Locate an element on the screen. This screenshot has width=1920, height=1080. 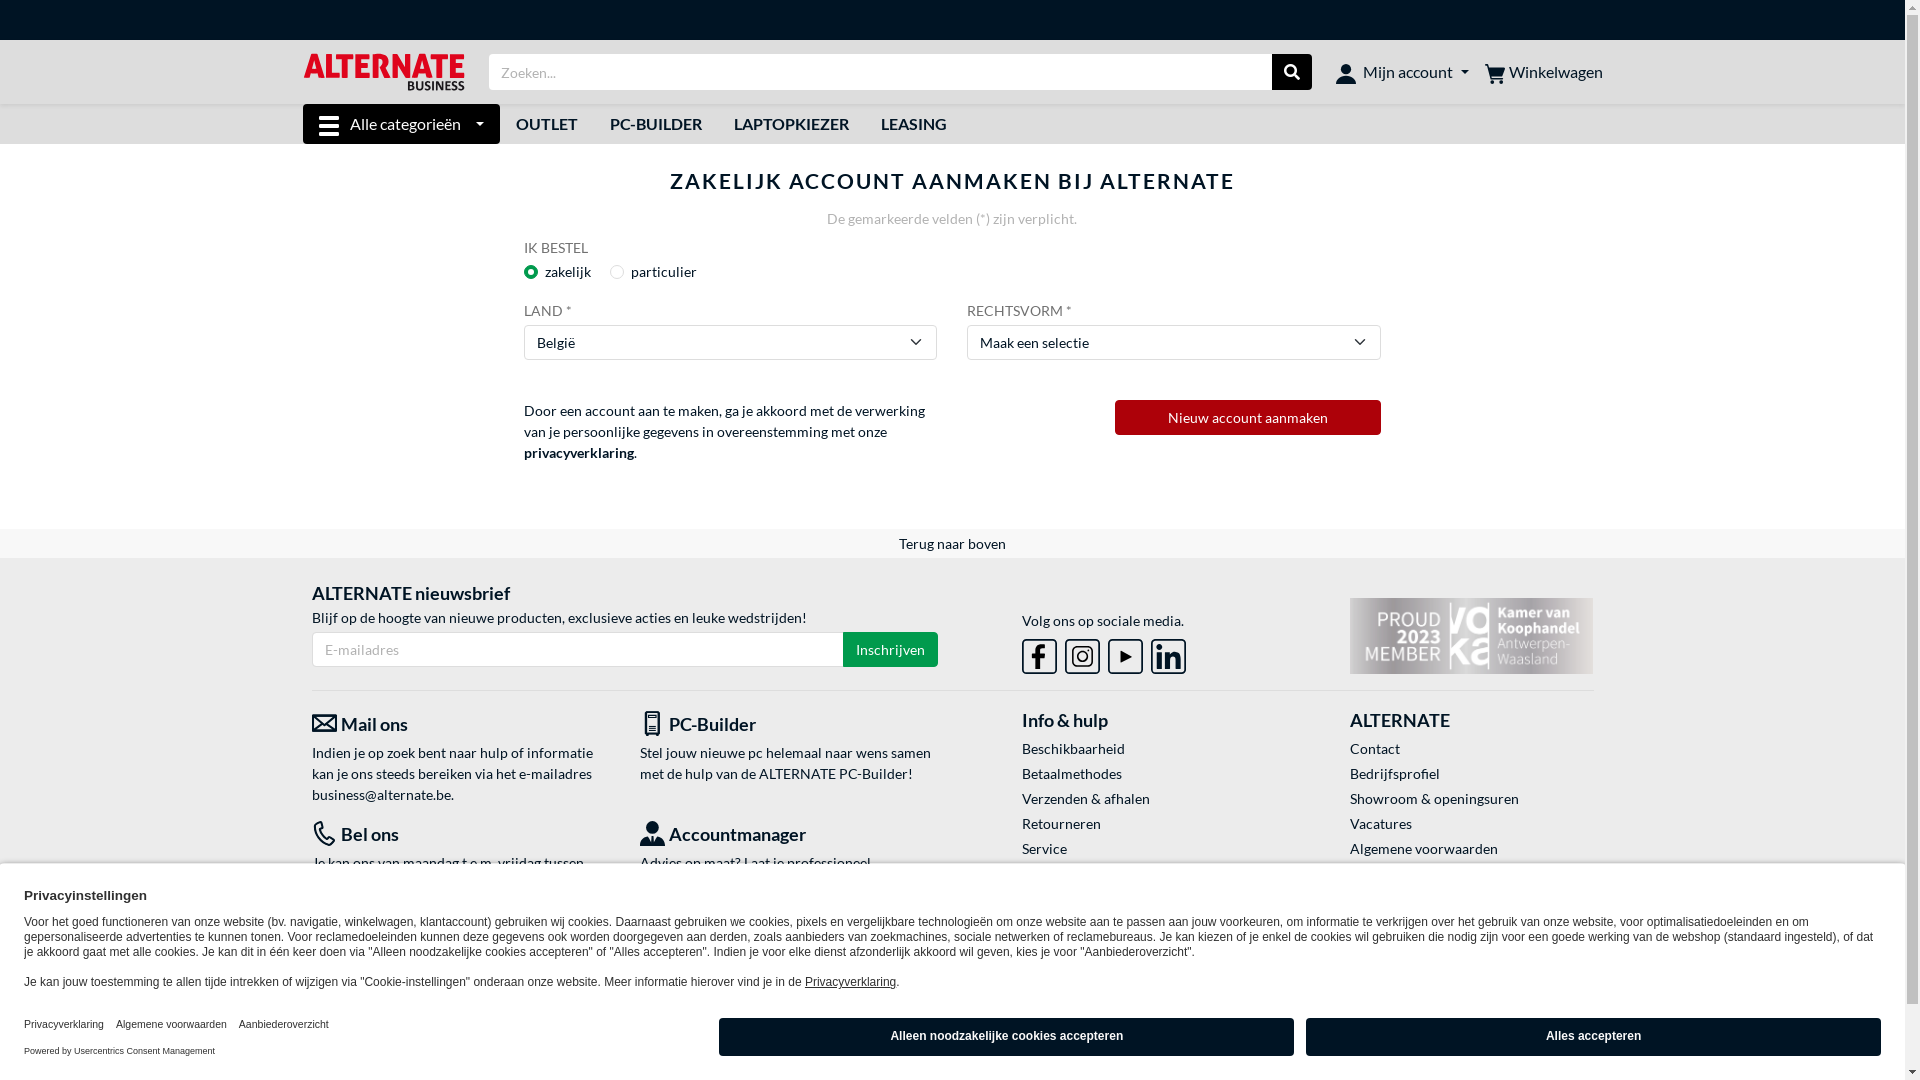
'business@alternate.be' is located at coordinates (381, 793).